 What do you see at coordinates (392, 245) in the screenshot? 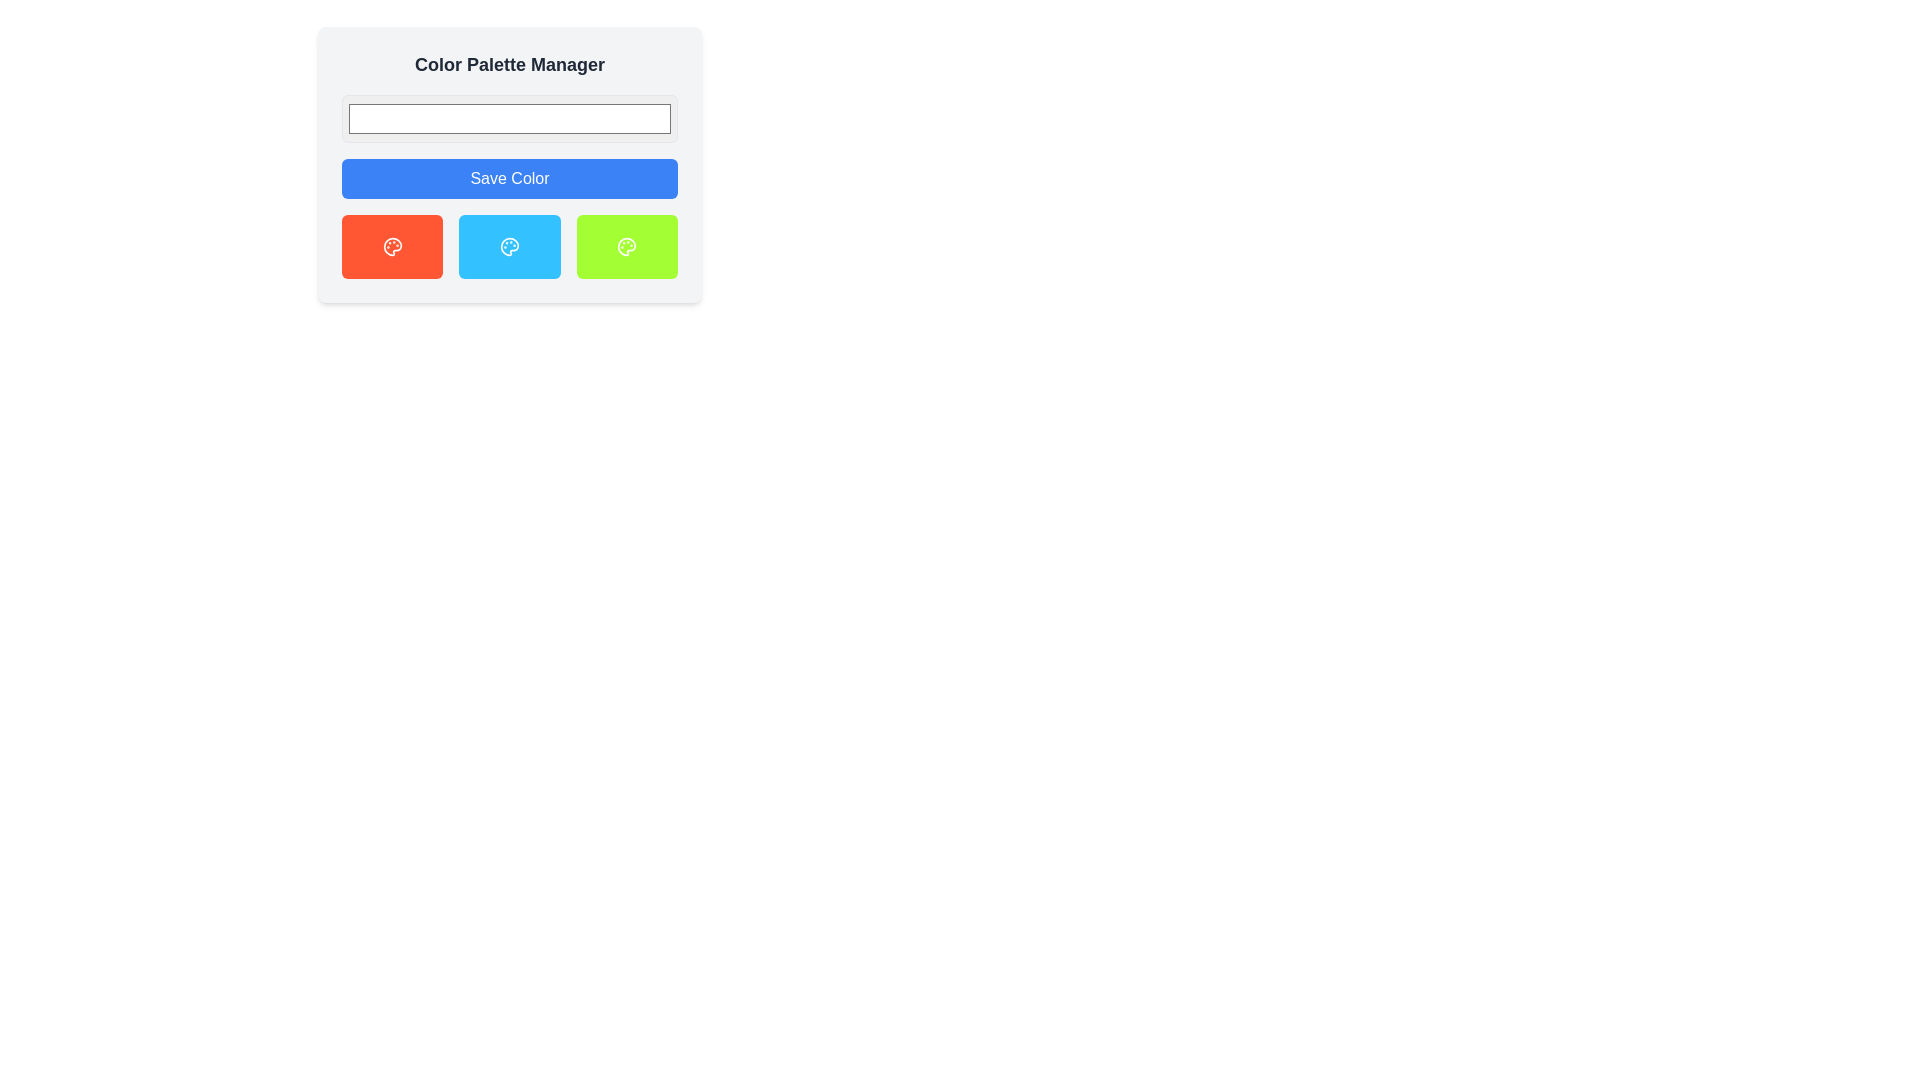
I see `the red rectangular button that contains the SVG palette icon` at bounding box center [392, 245].